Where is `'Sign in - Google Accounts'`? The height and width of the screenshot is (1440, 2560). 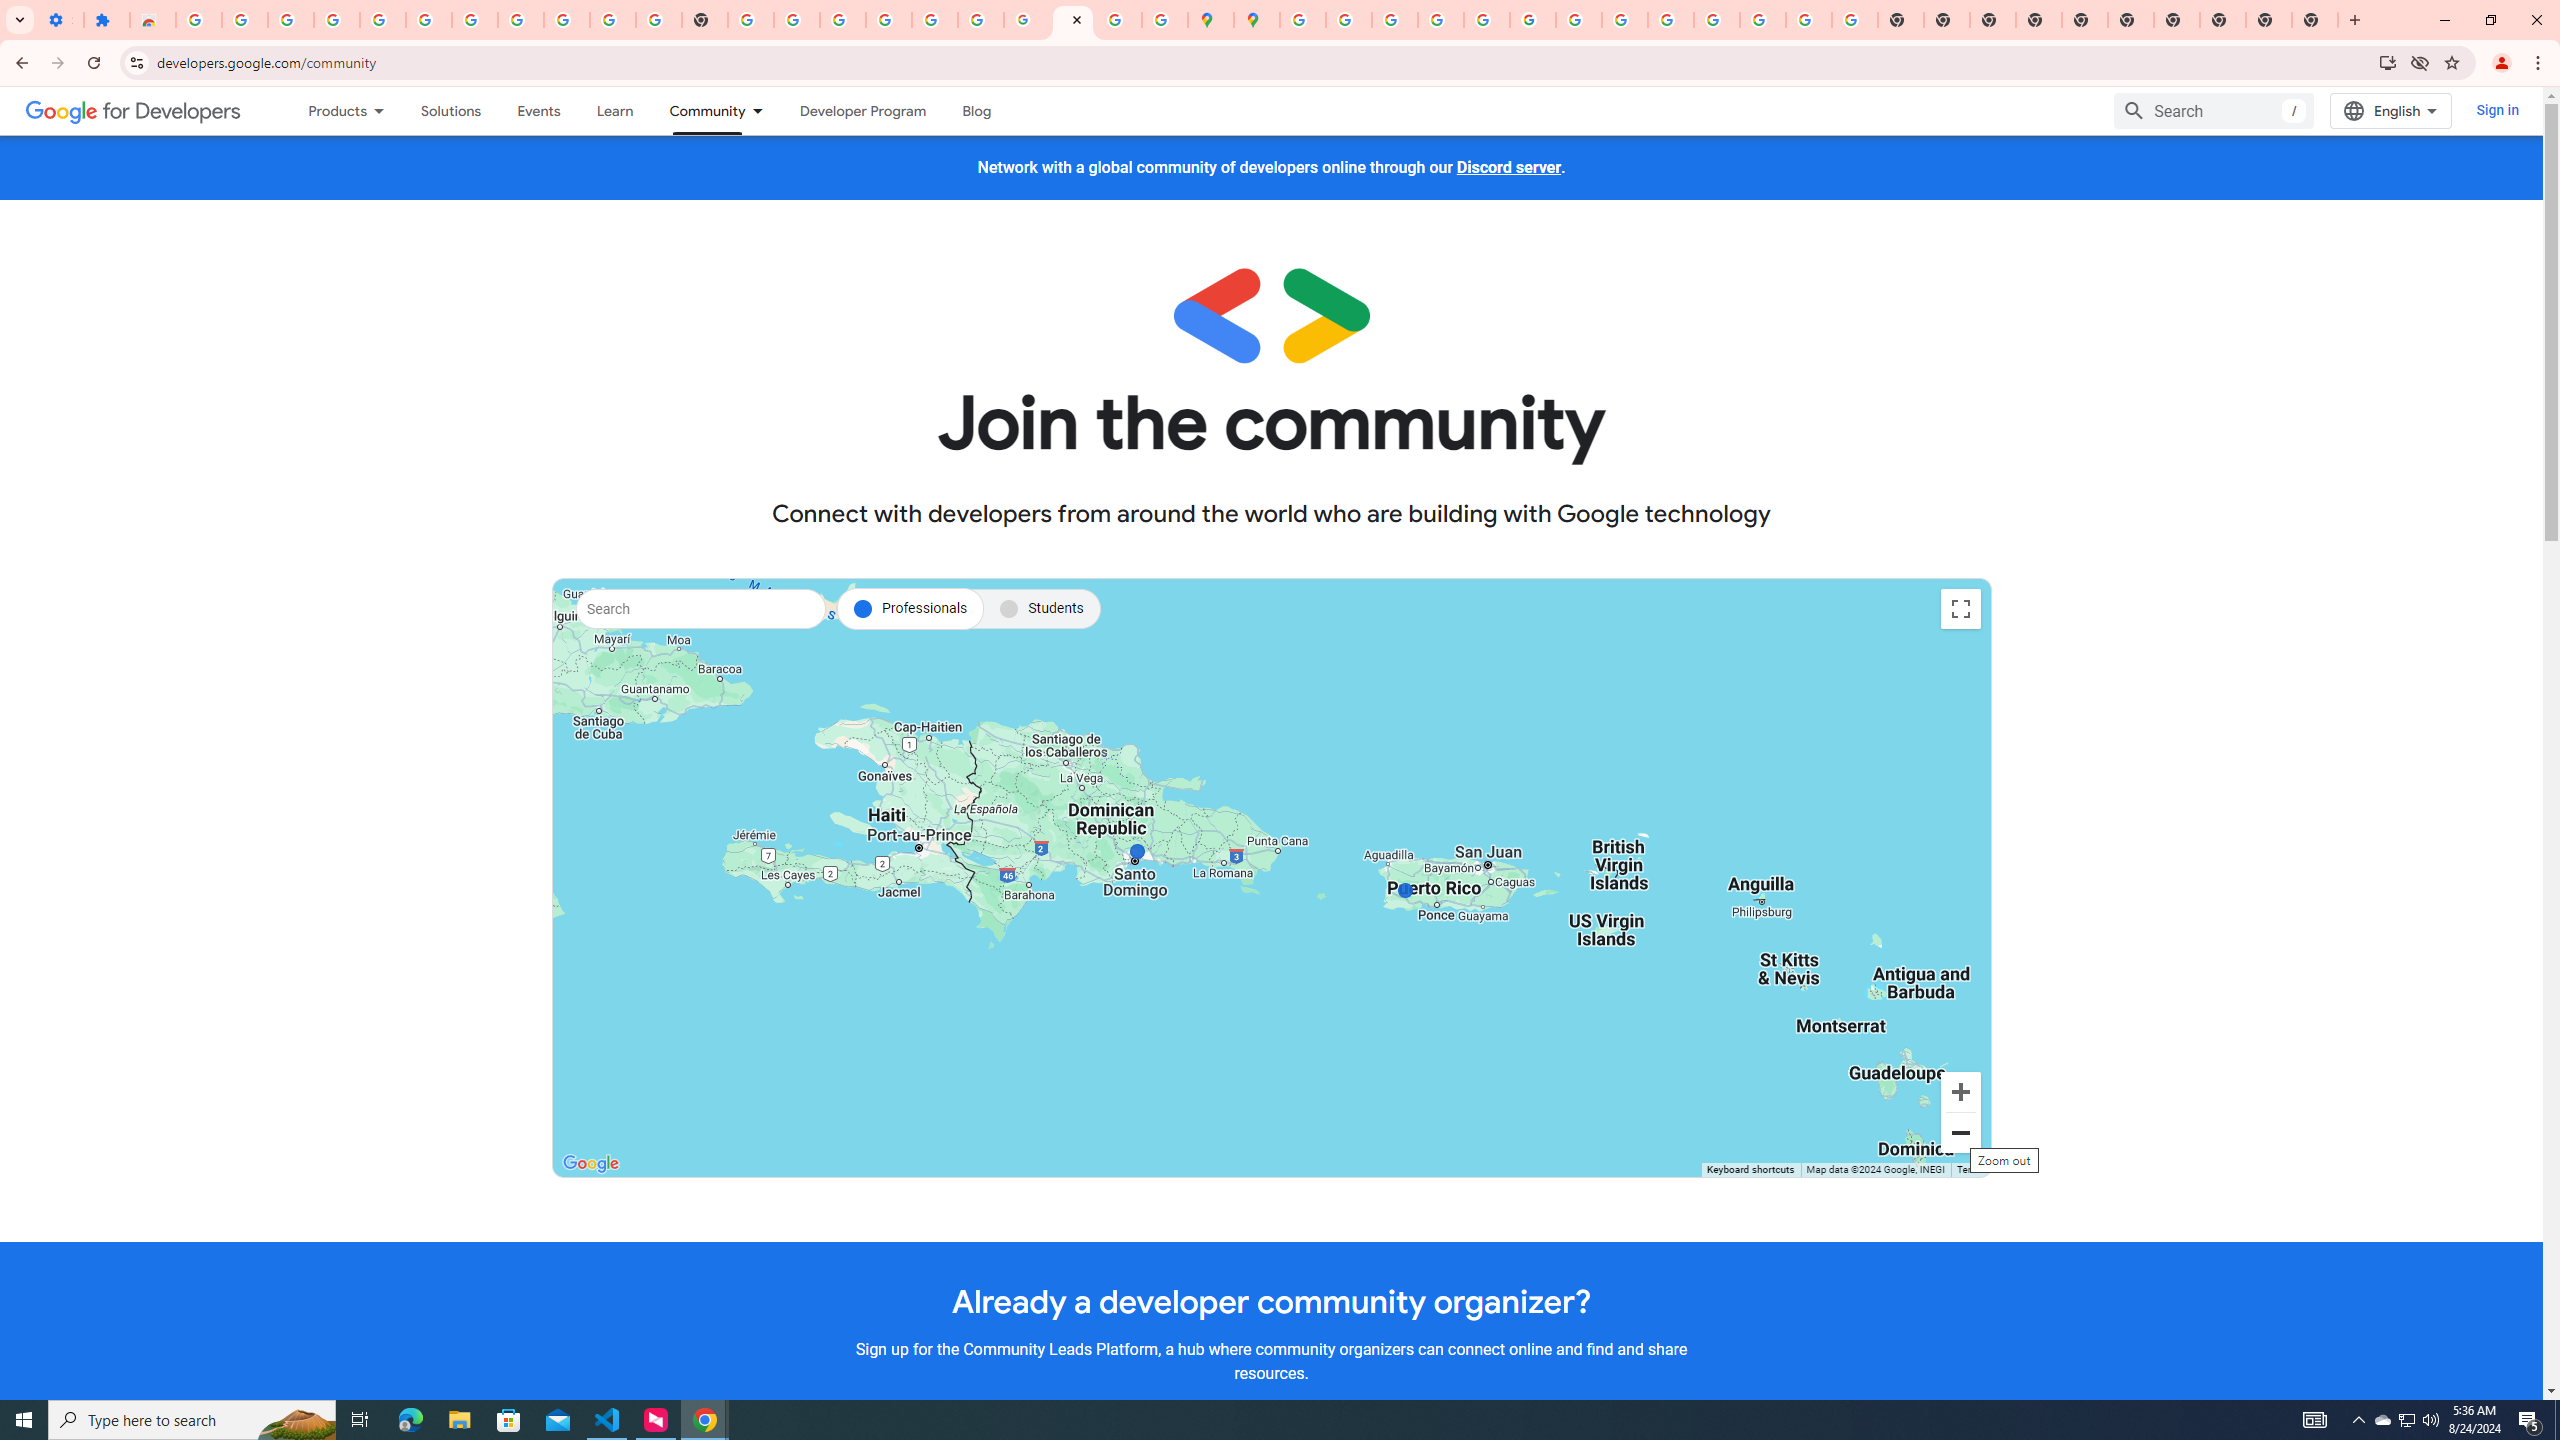 'Sign in - Google Accounts' is located at coordinates (197, 19).